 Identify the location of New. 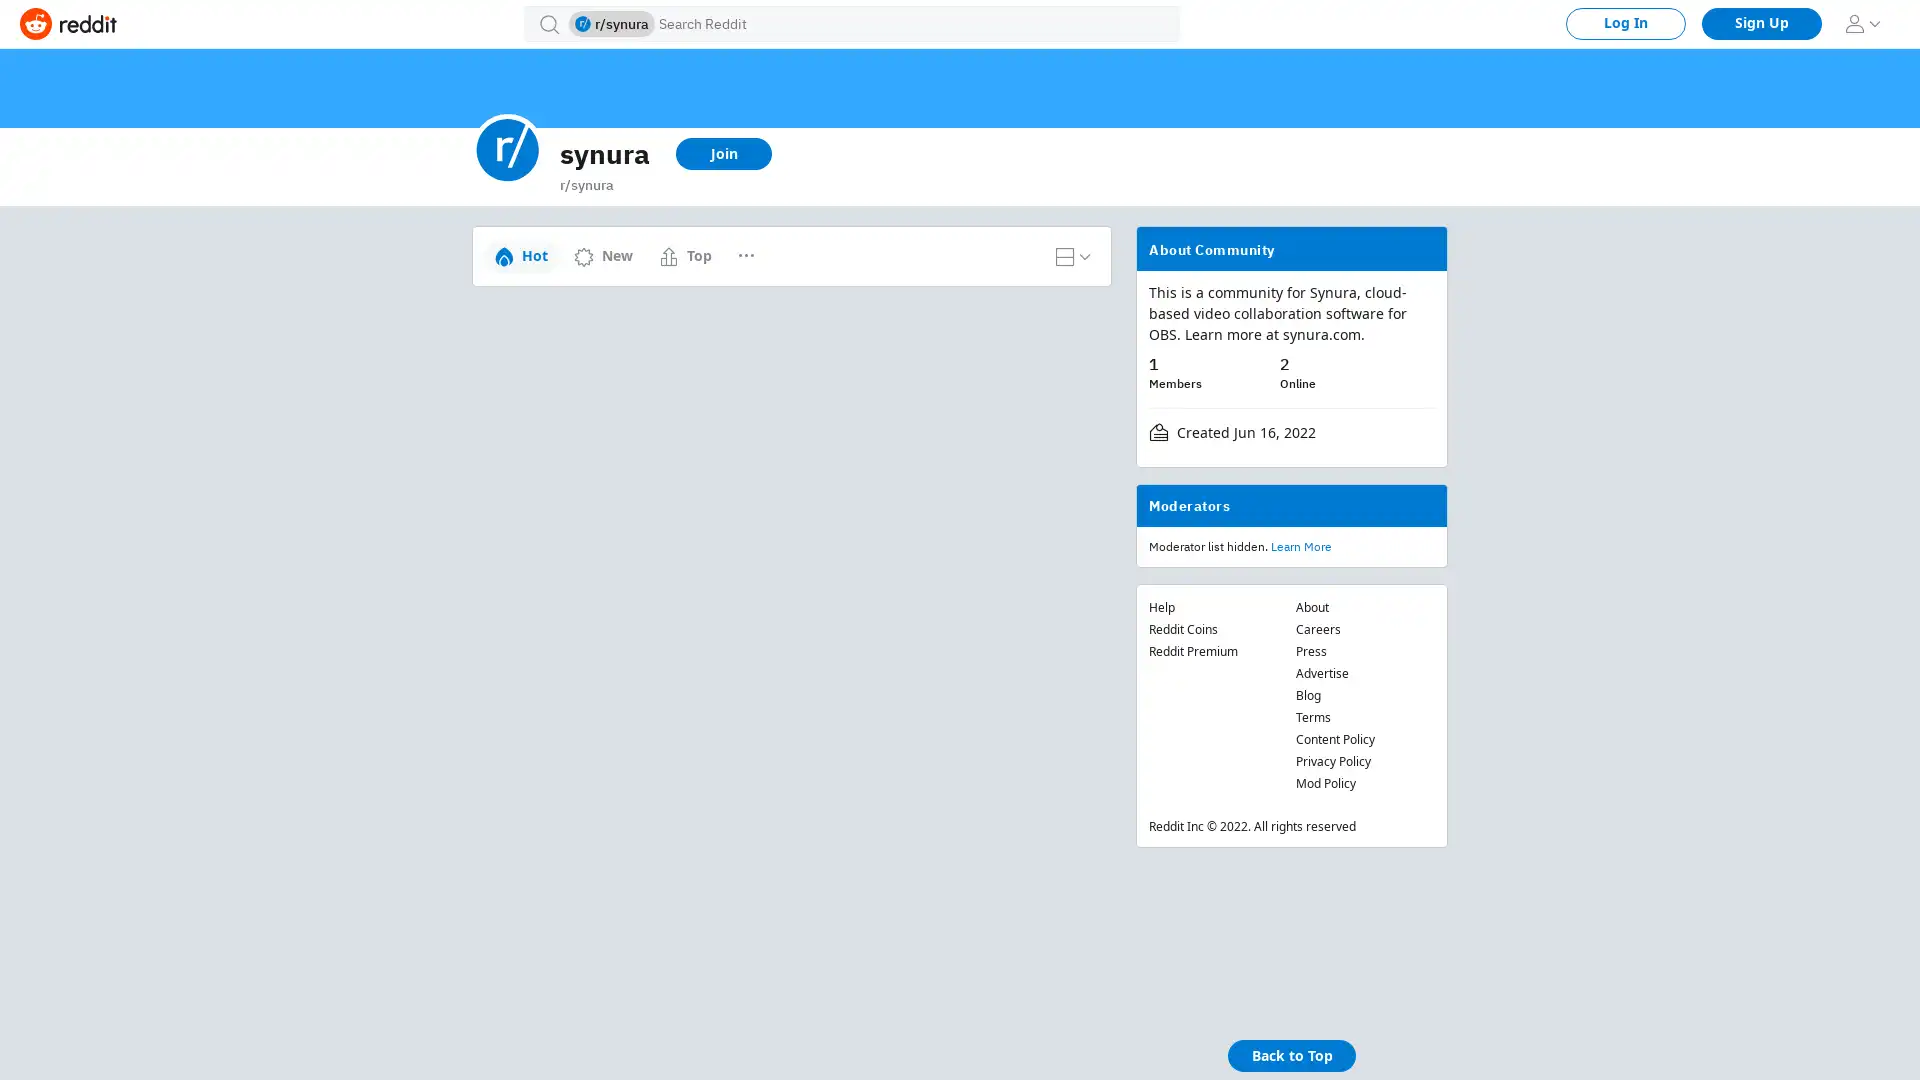
(602, 254).